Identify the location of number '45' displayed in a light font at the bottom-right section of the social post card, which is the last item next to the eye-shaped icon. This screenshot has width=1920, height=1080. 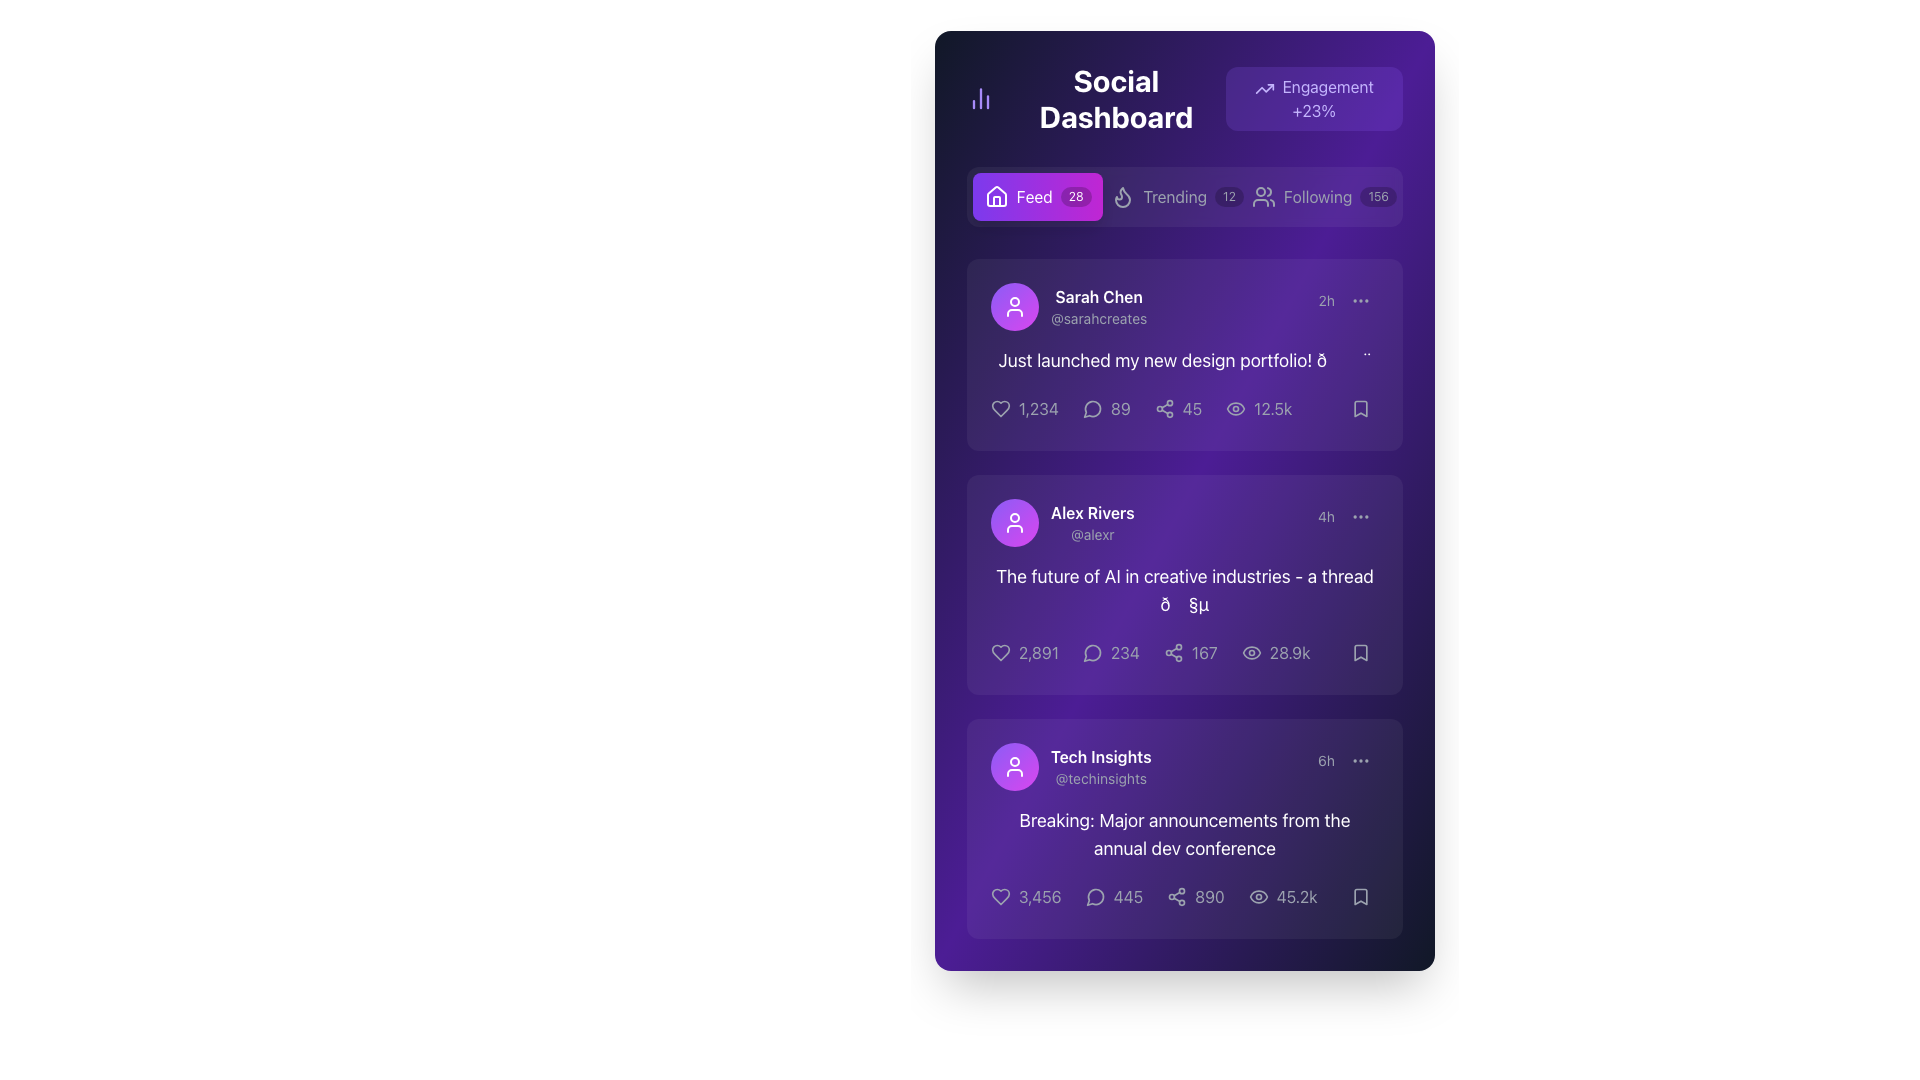
(1192, 407).